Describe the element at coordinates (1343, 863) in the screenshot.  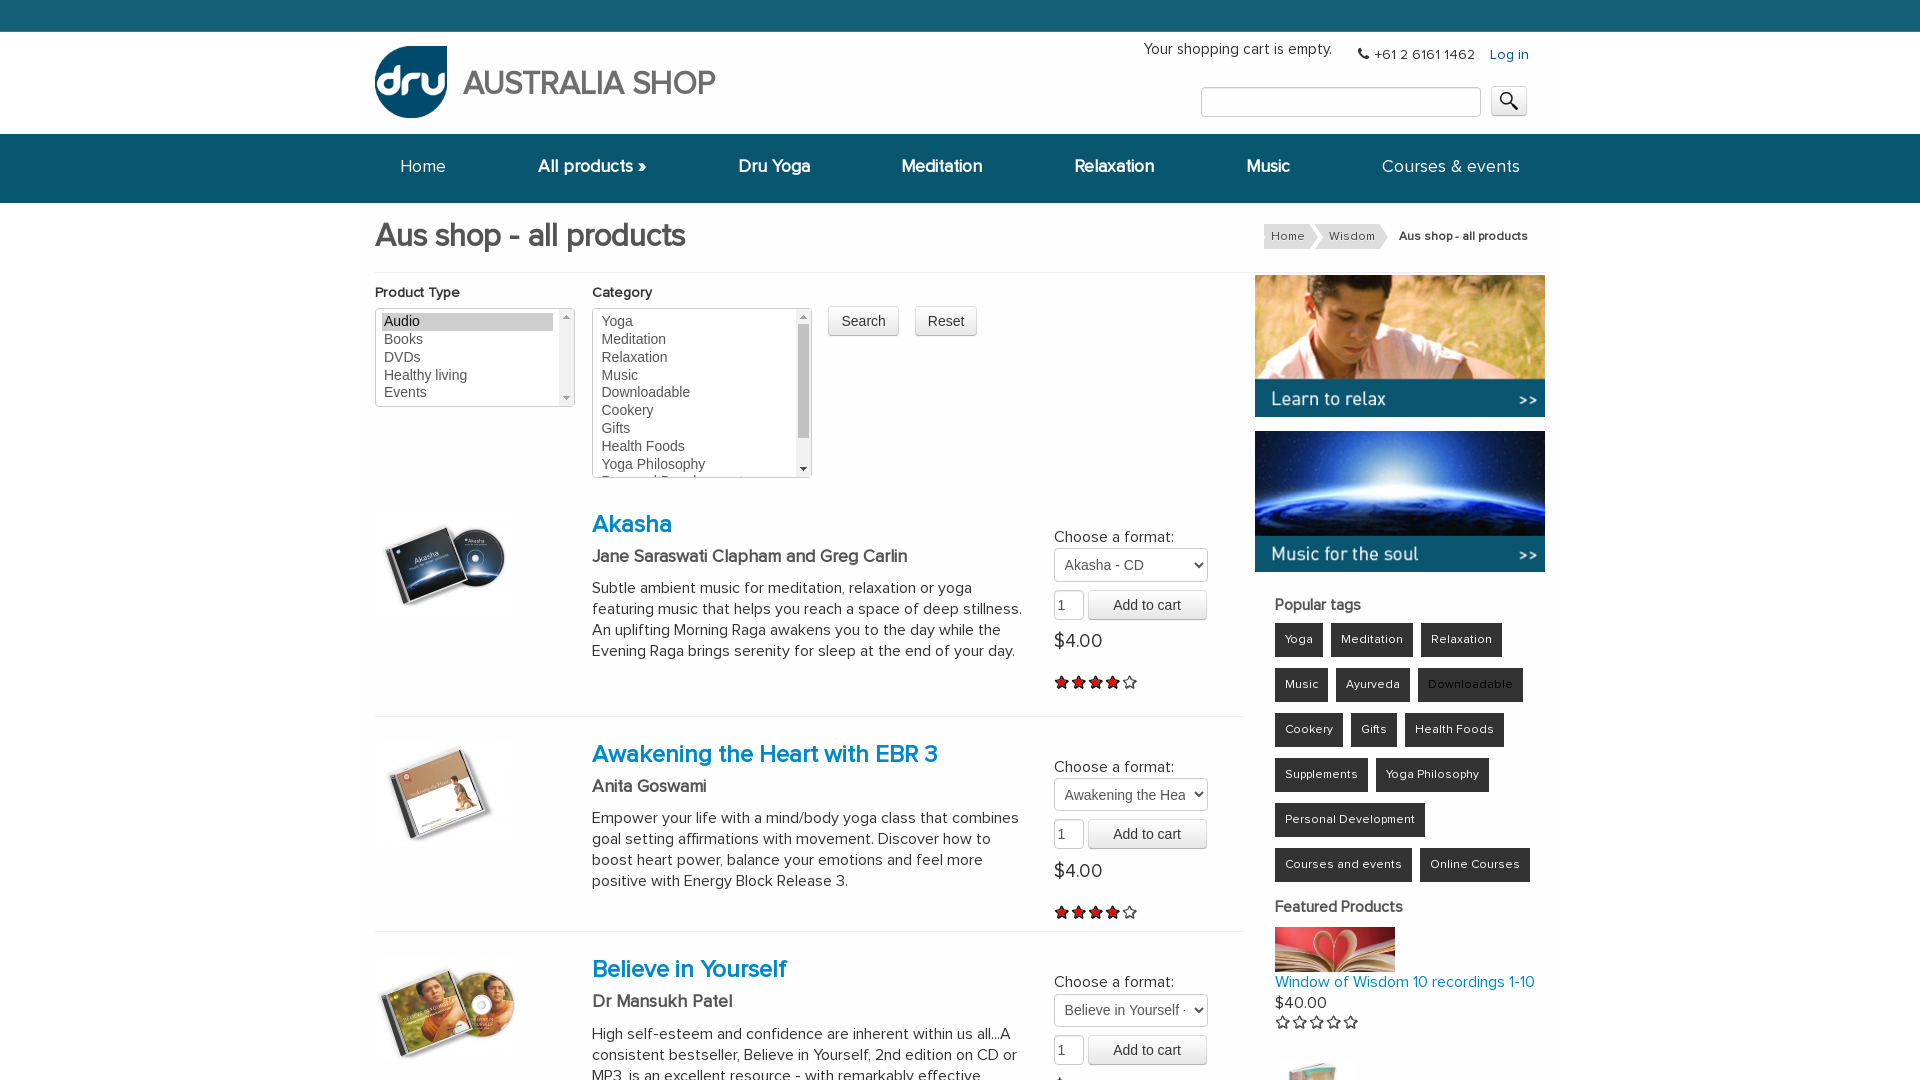
I see `'Courses and events'` at that location.